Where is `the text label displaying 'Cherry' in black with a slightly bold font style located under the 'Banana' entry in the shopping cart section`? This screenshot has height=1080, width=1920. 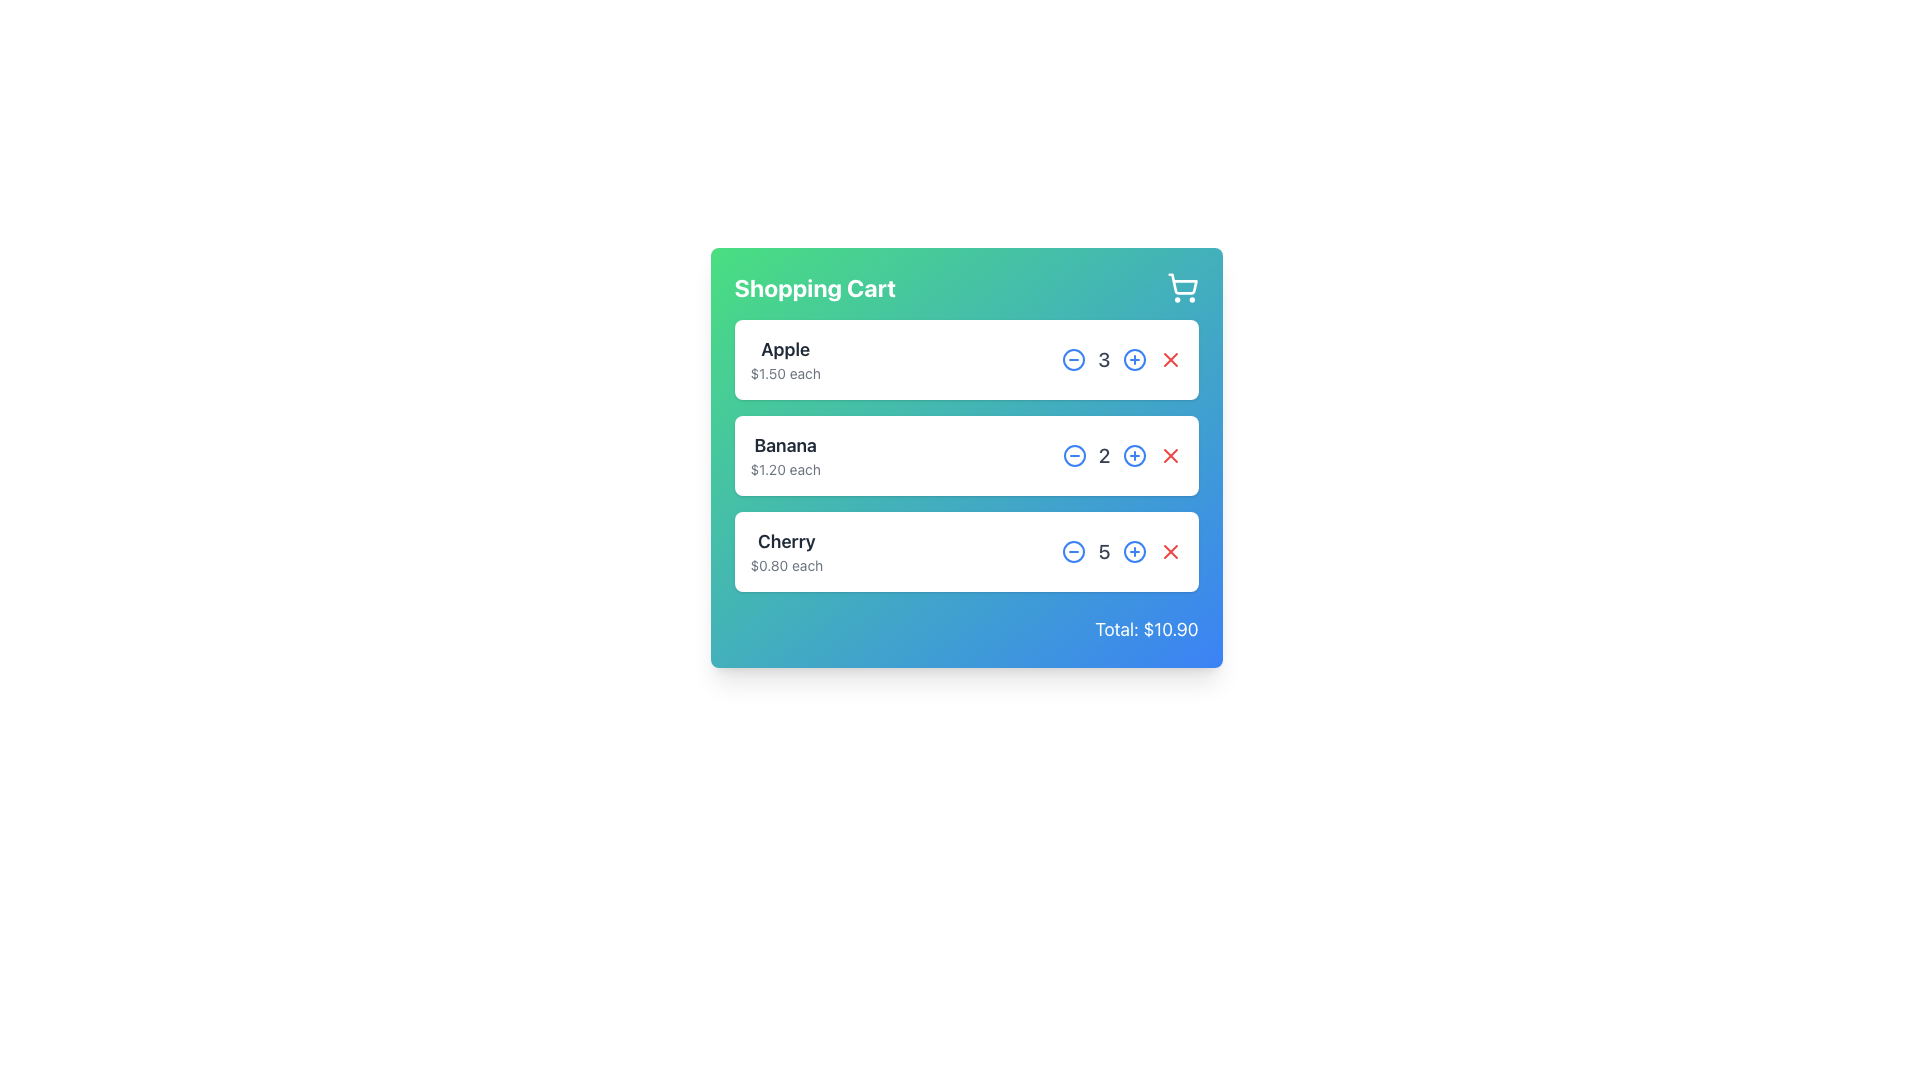
the text label displaying 'Cherry' in black with a slightly bold font style located under the 'Banana' entry in the shopping cart section is located at coordinates (785, 542).